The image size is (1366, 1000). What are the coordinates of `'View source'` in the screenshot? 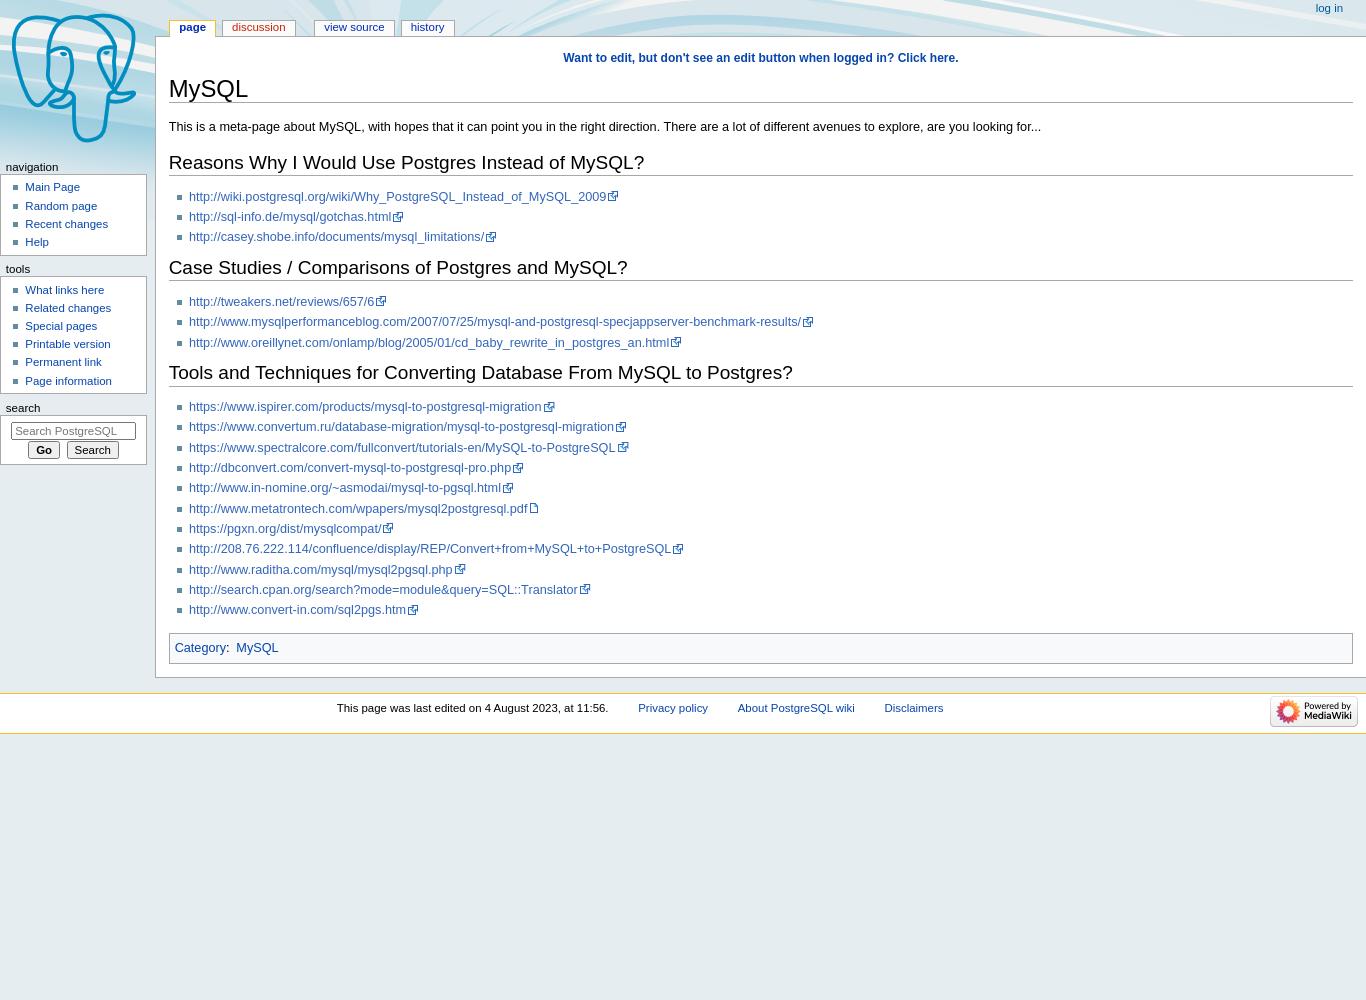 It's located at (353, 27).